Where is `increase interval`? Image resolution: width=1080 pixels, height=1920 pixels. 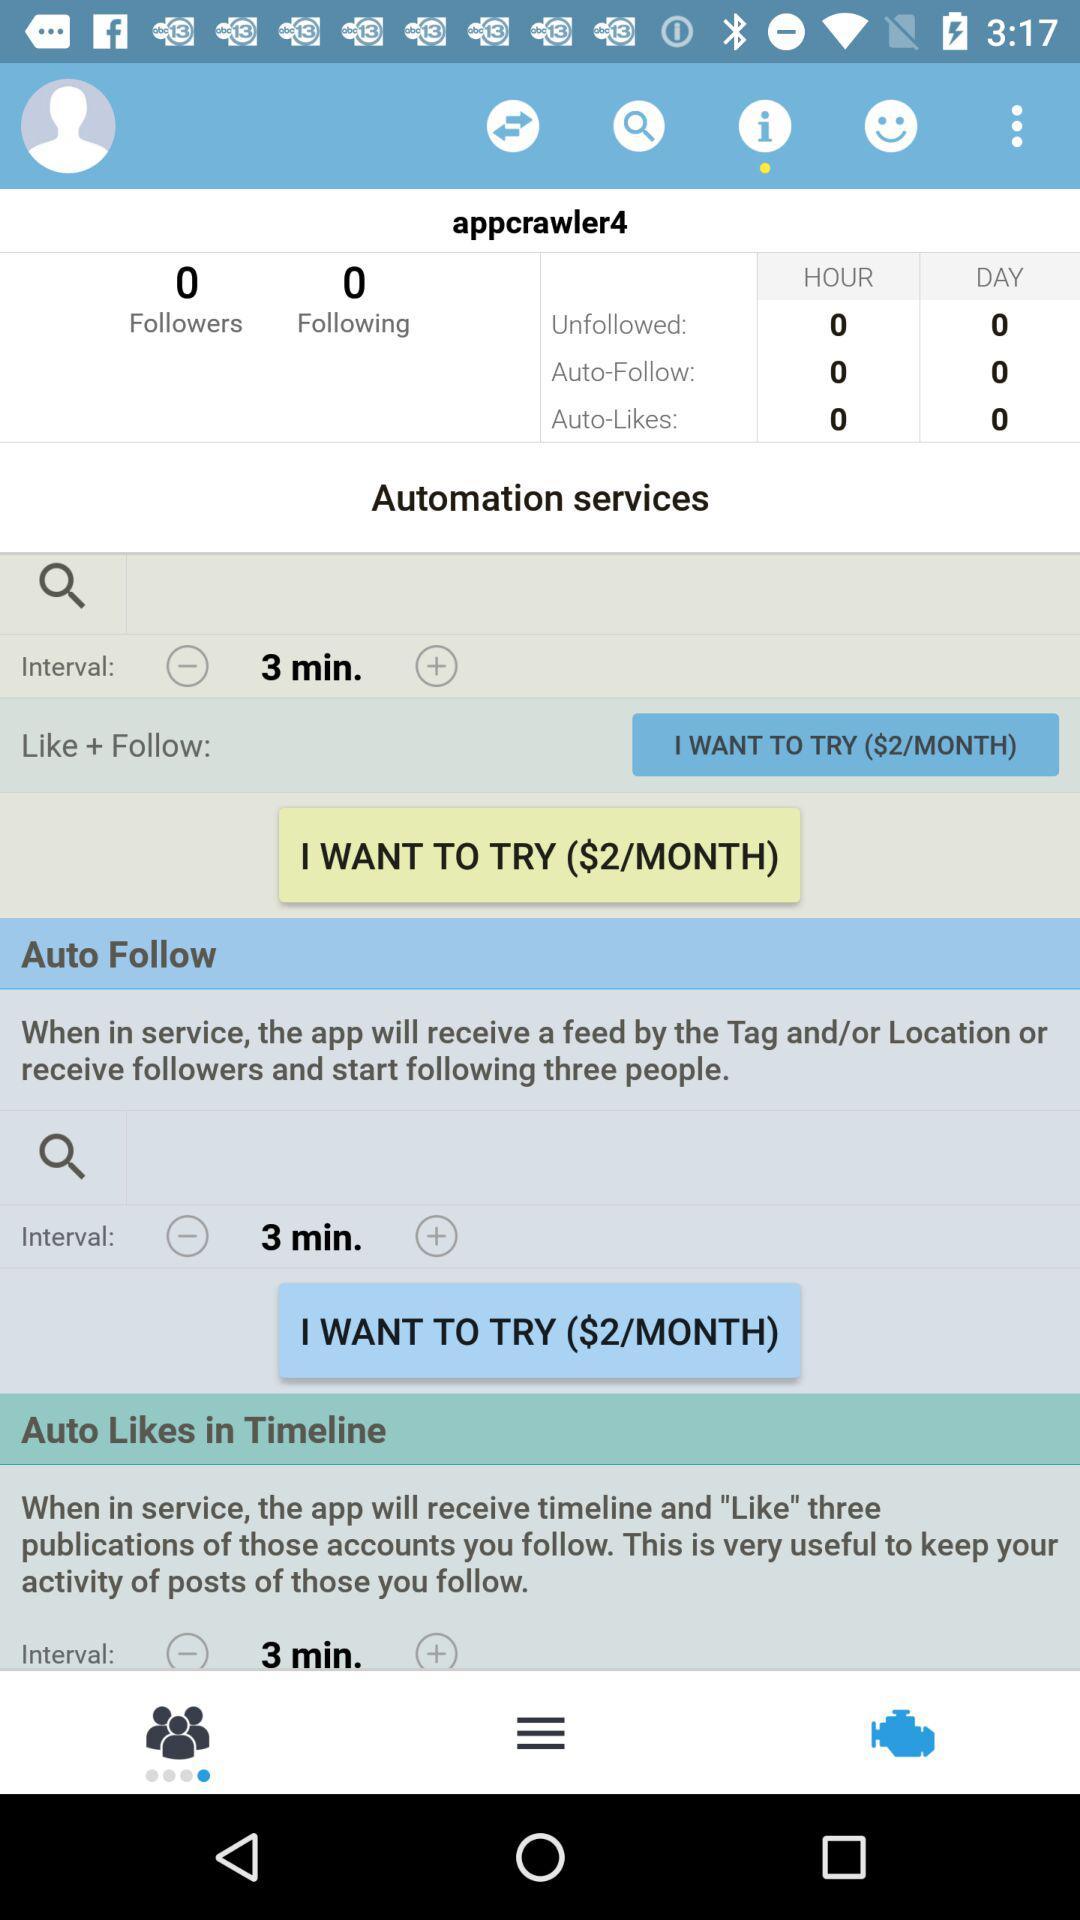 increase interval is located at coordinates (435, 1235).